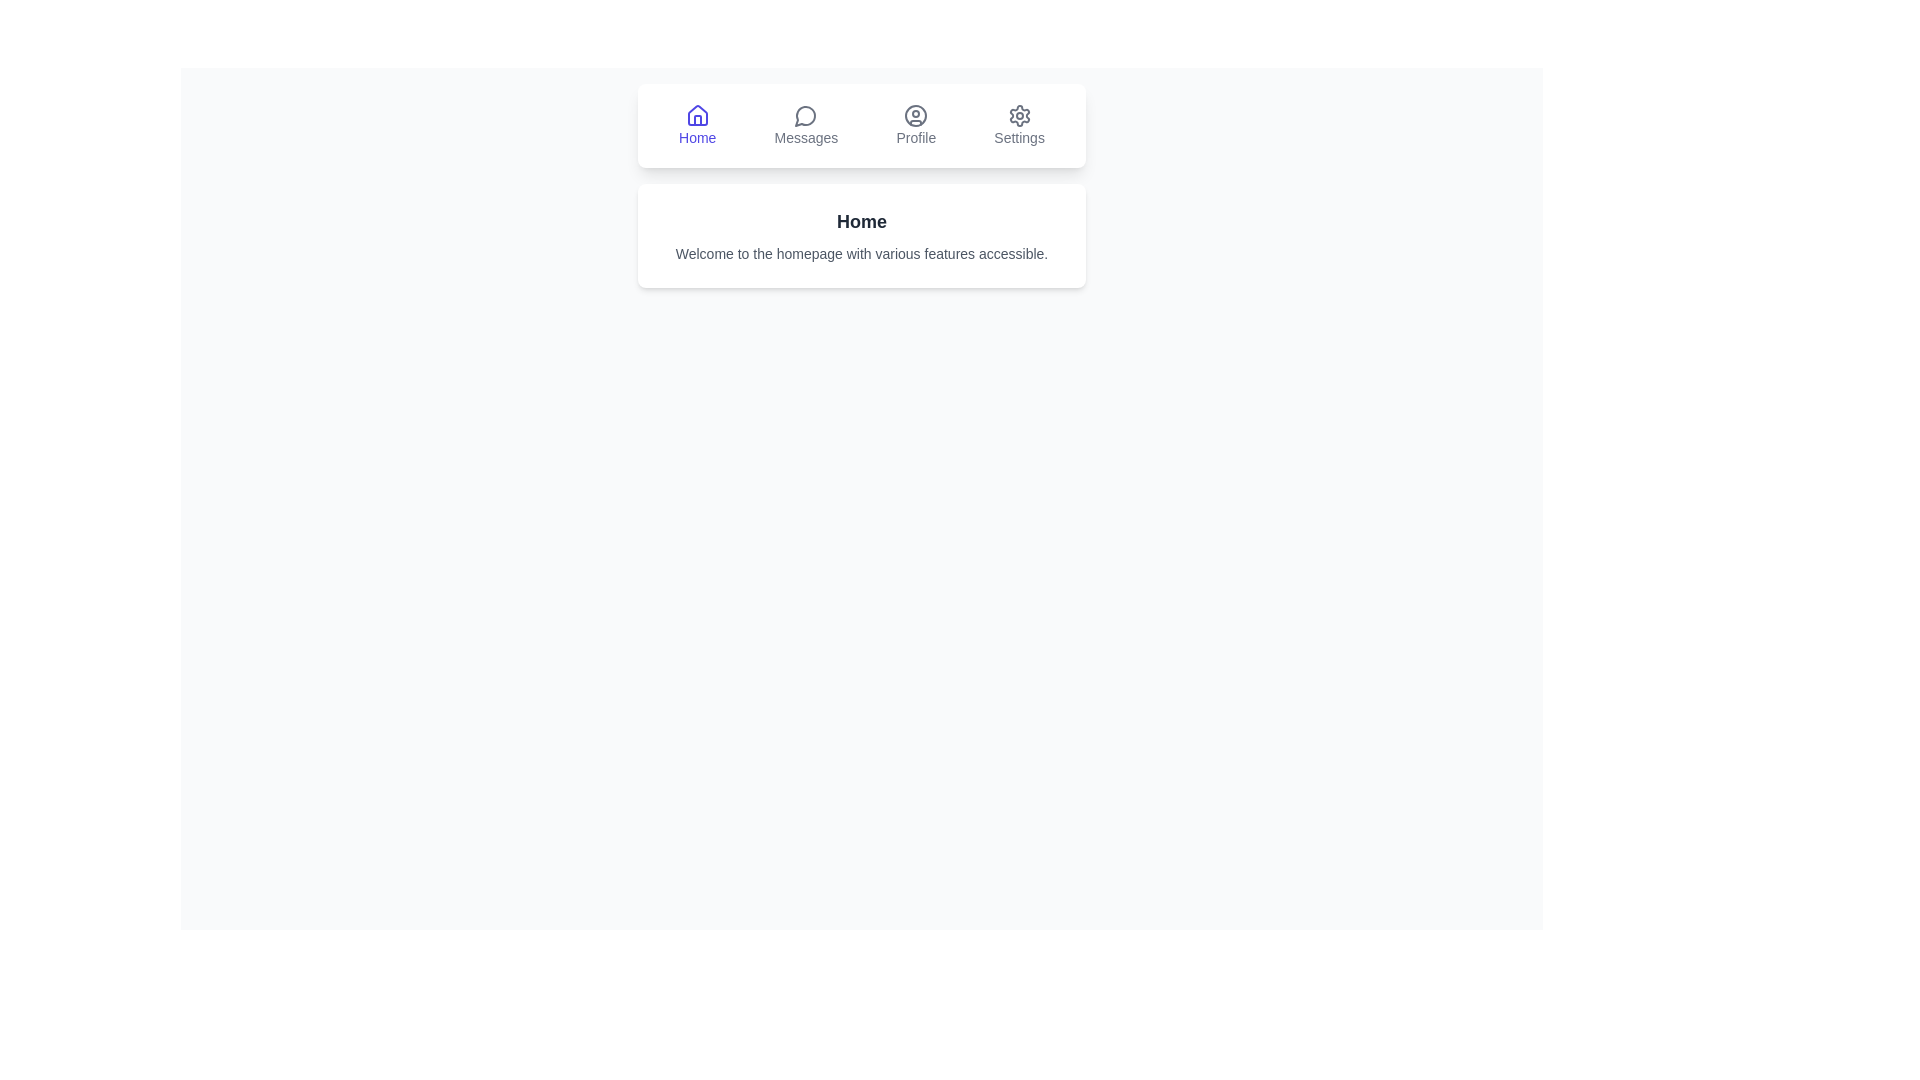  What do you see at coordinates (1019, 126) in the screenshot?
I see `the Settings tab` at bounding box center [1019, 126].